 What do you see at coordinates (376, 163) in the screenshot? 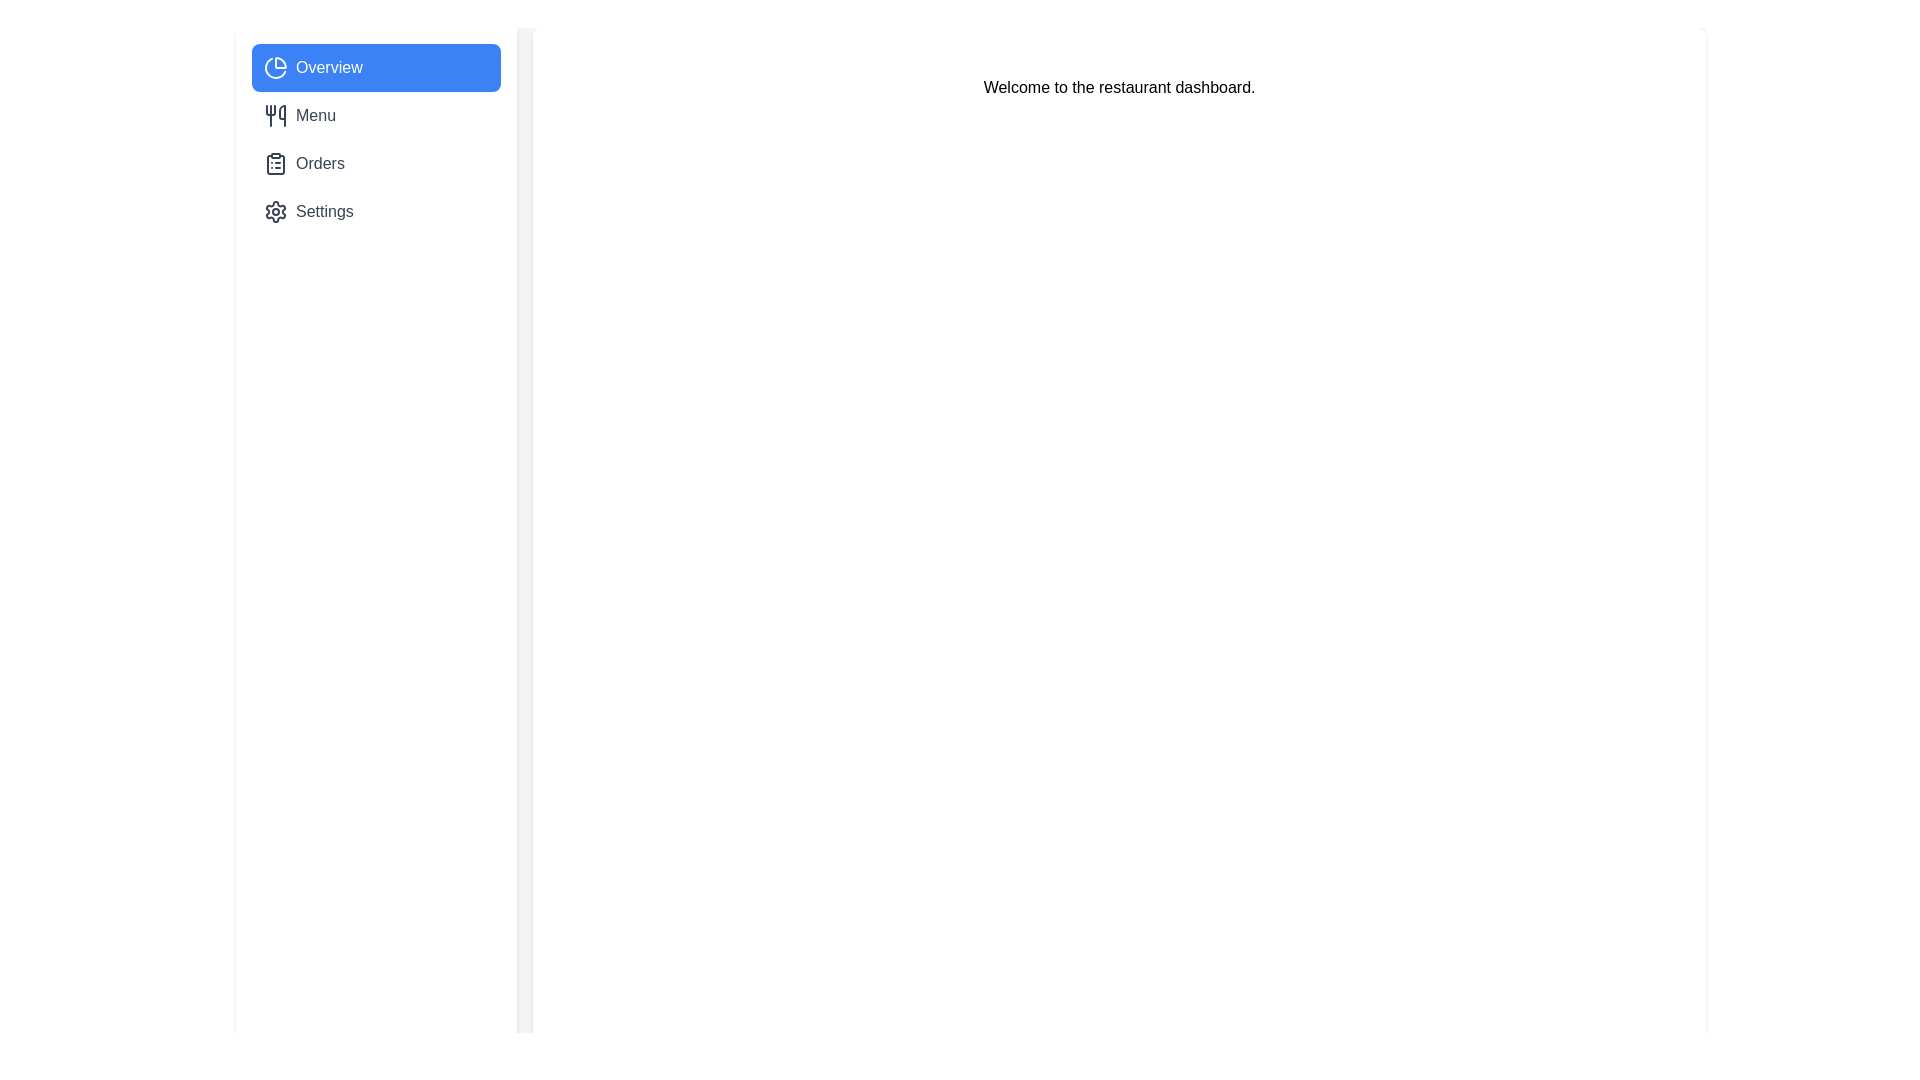
I see `the third button in the vertical list of four buttons within the 'Overview Menu Orders Settings' sidebar` at bounding box center [376, 163].